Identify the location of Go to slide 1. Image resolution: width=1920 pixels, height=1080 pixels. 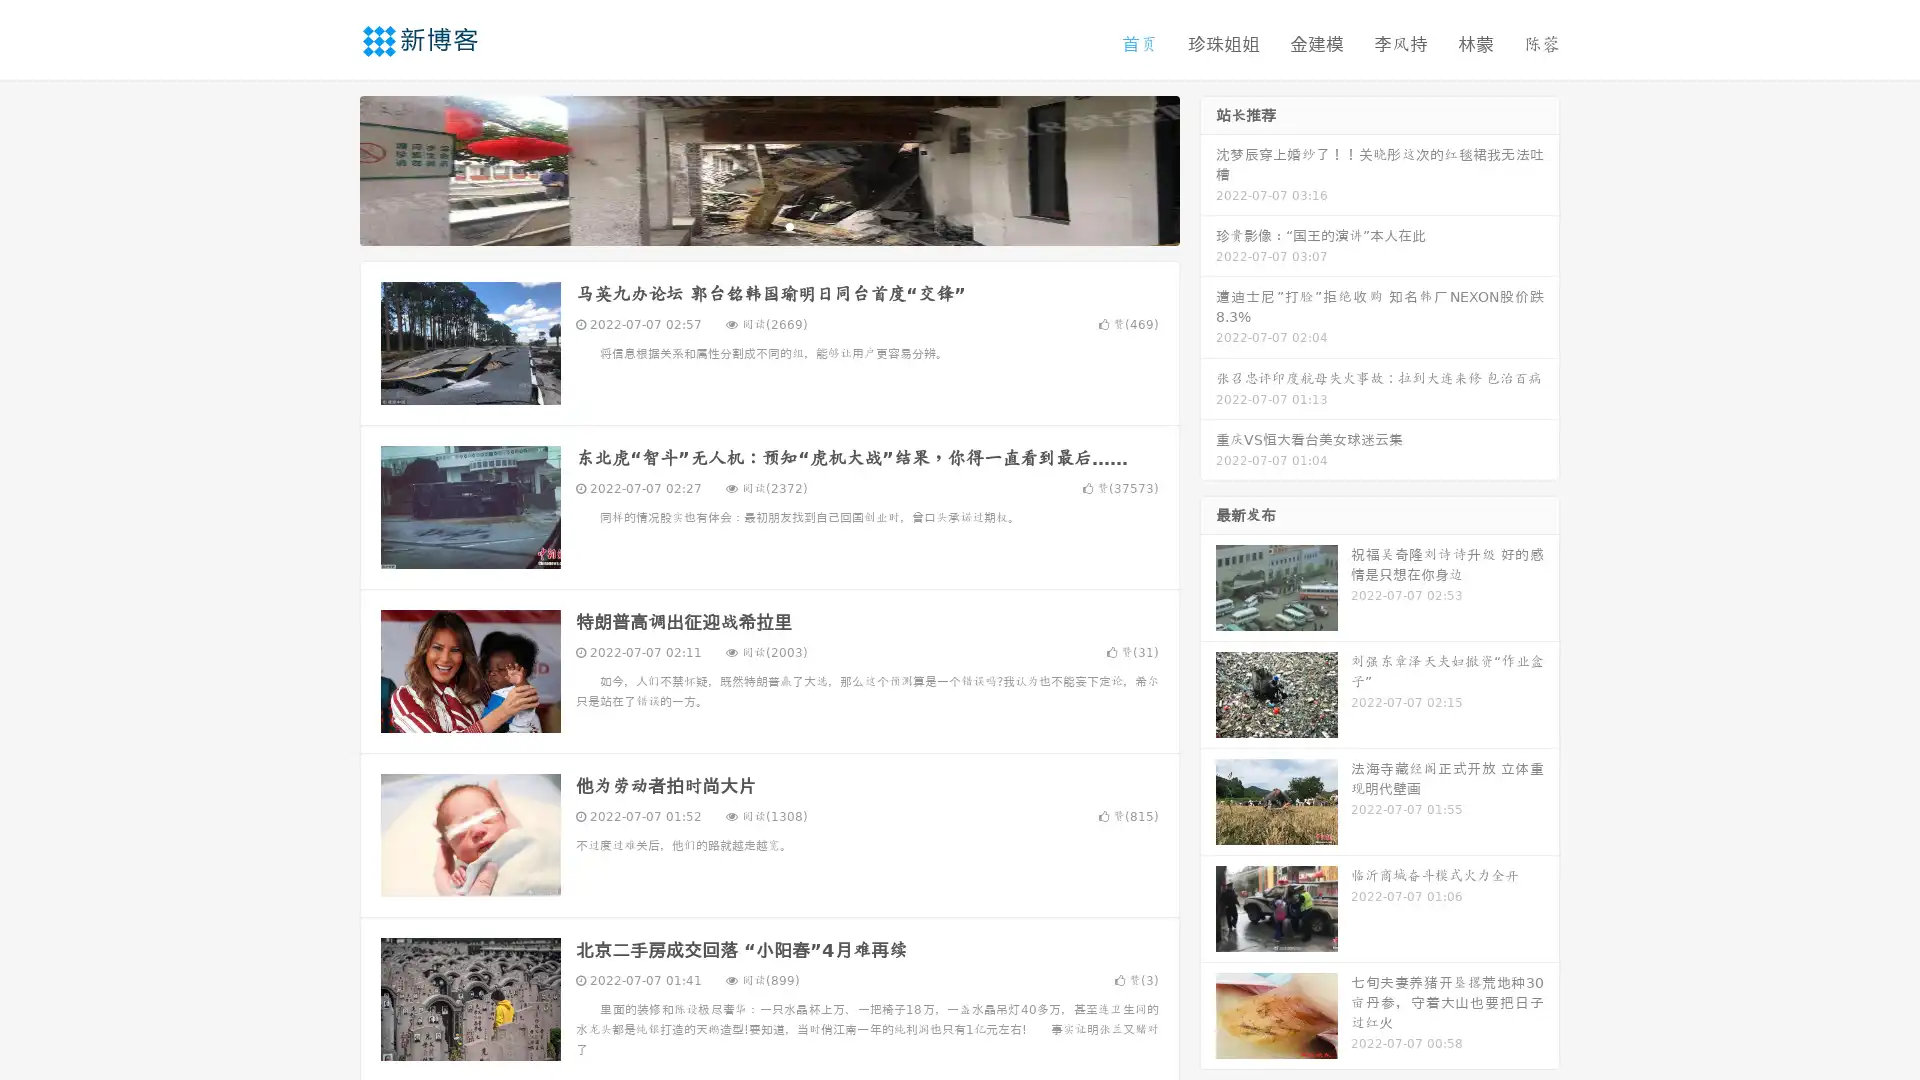
(748, 225).